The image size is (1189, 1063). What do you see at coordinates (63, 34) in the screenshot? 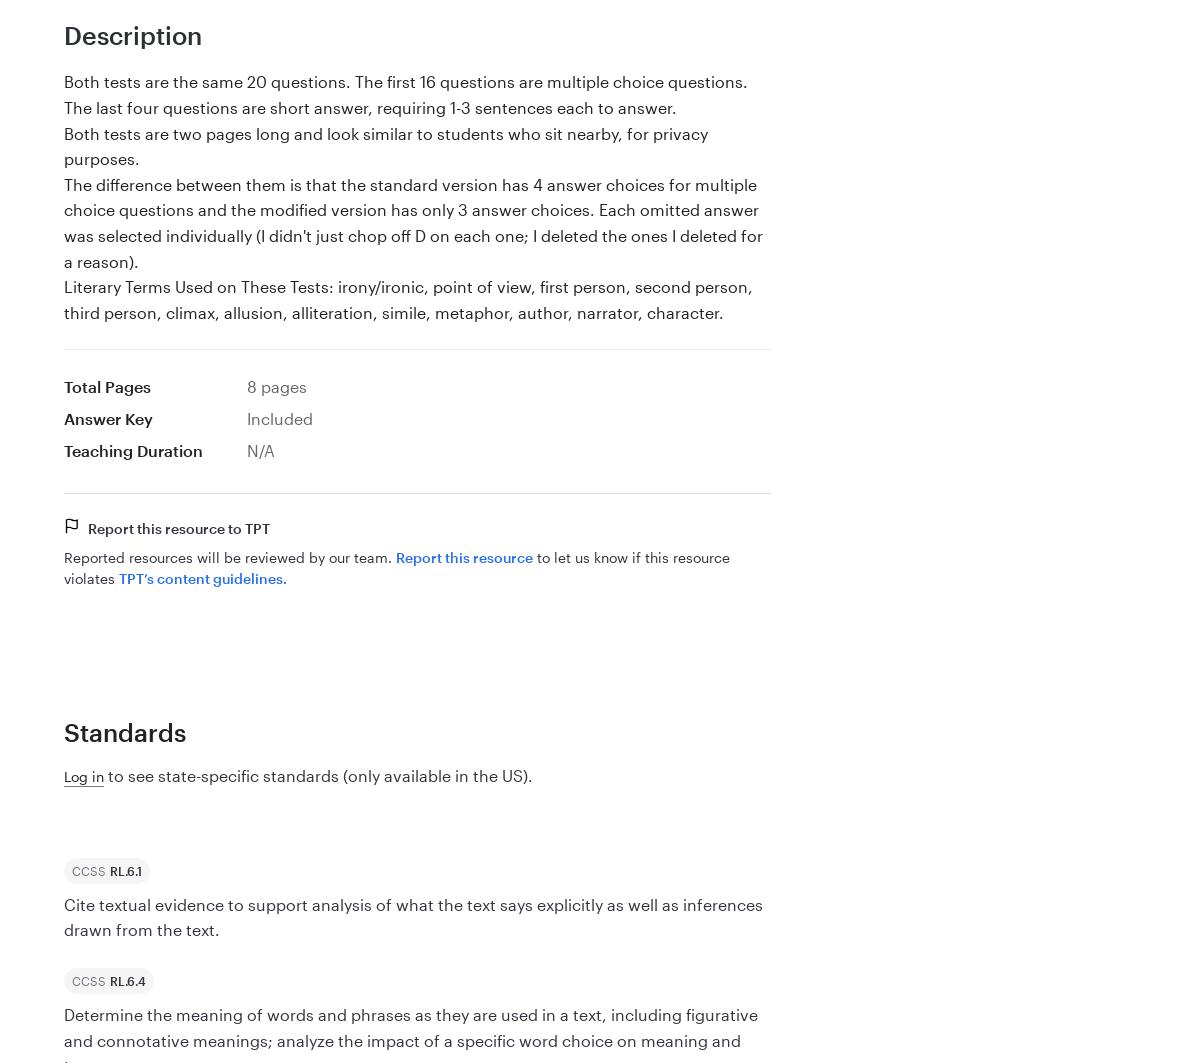
I see `'Description'` at bounding box center [63, 34].